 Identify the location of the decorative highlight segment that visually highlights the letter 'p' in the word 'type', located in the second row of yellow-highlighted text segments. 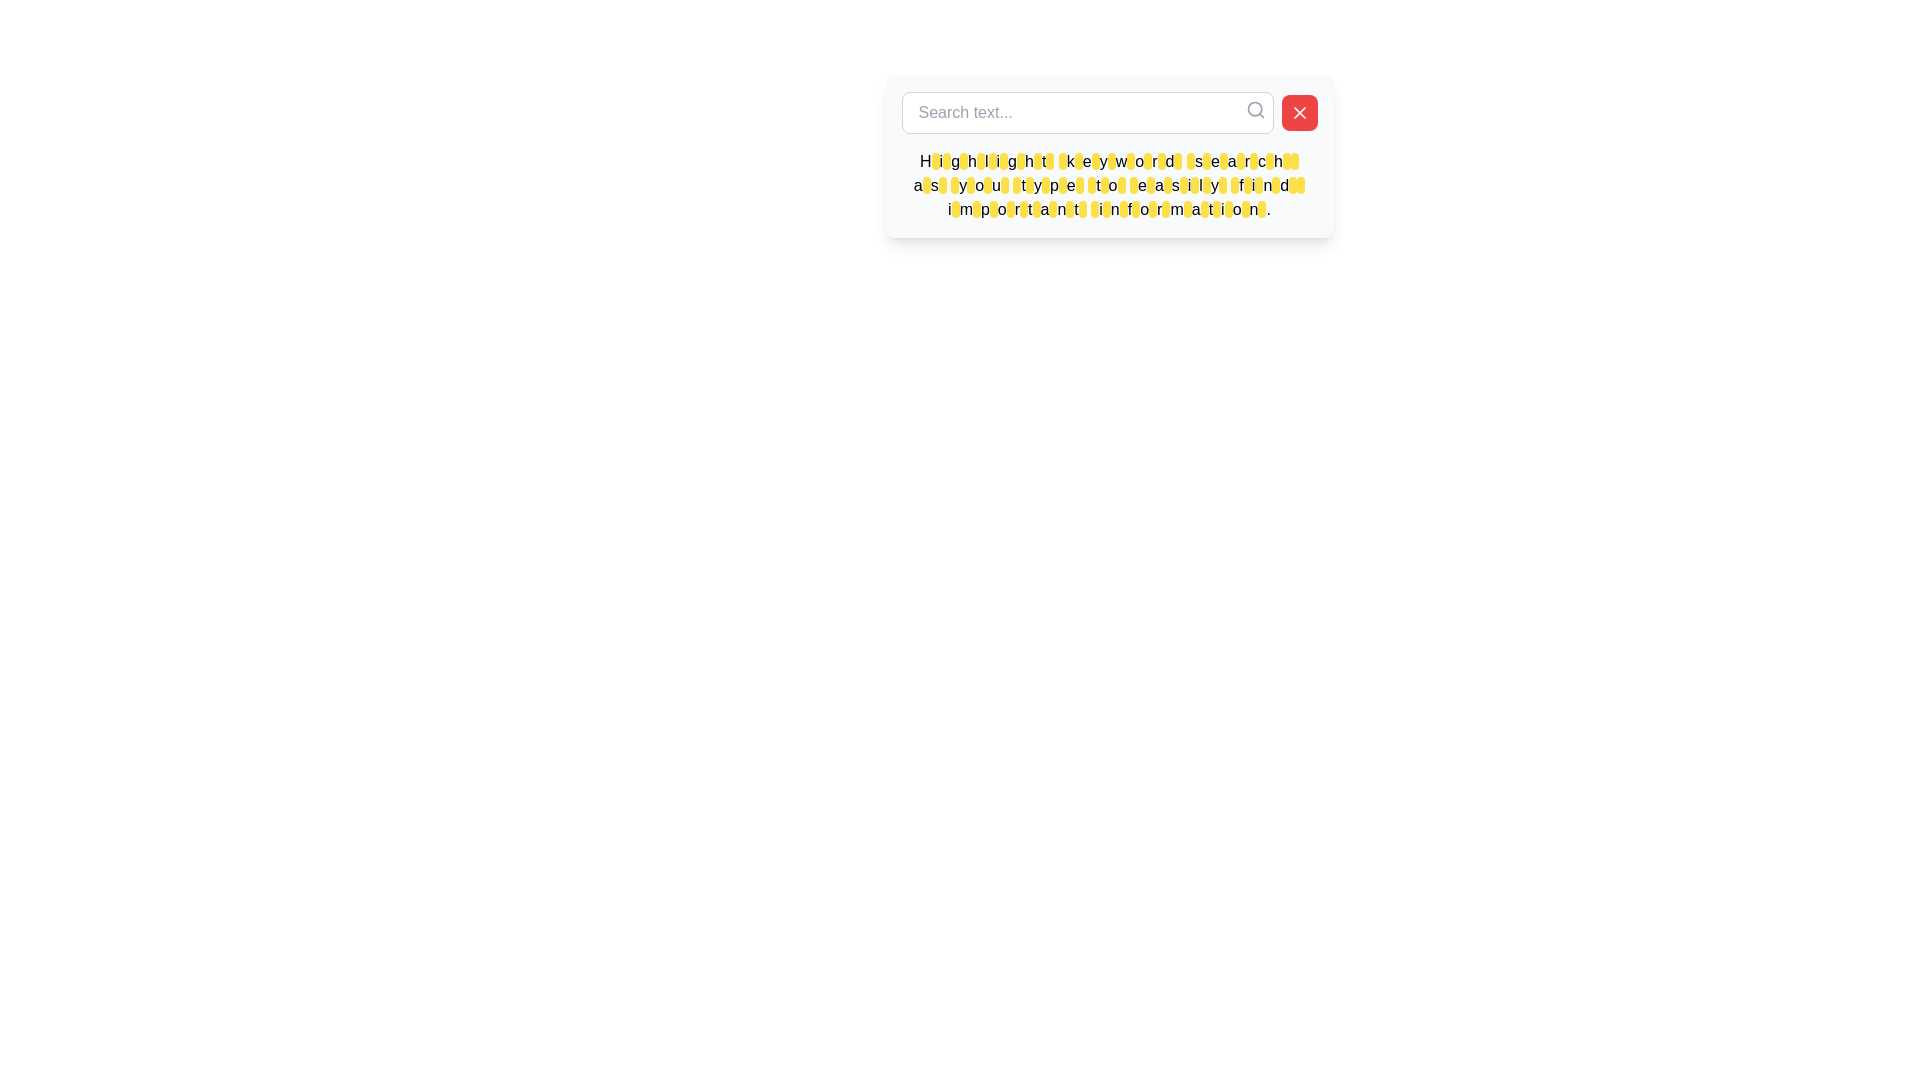
(1044, 185).